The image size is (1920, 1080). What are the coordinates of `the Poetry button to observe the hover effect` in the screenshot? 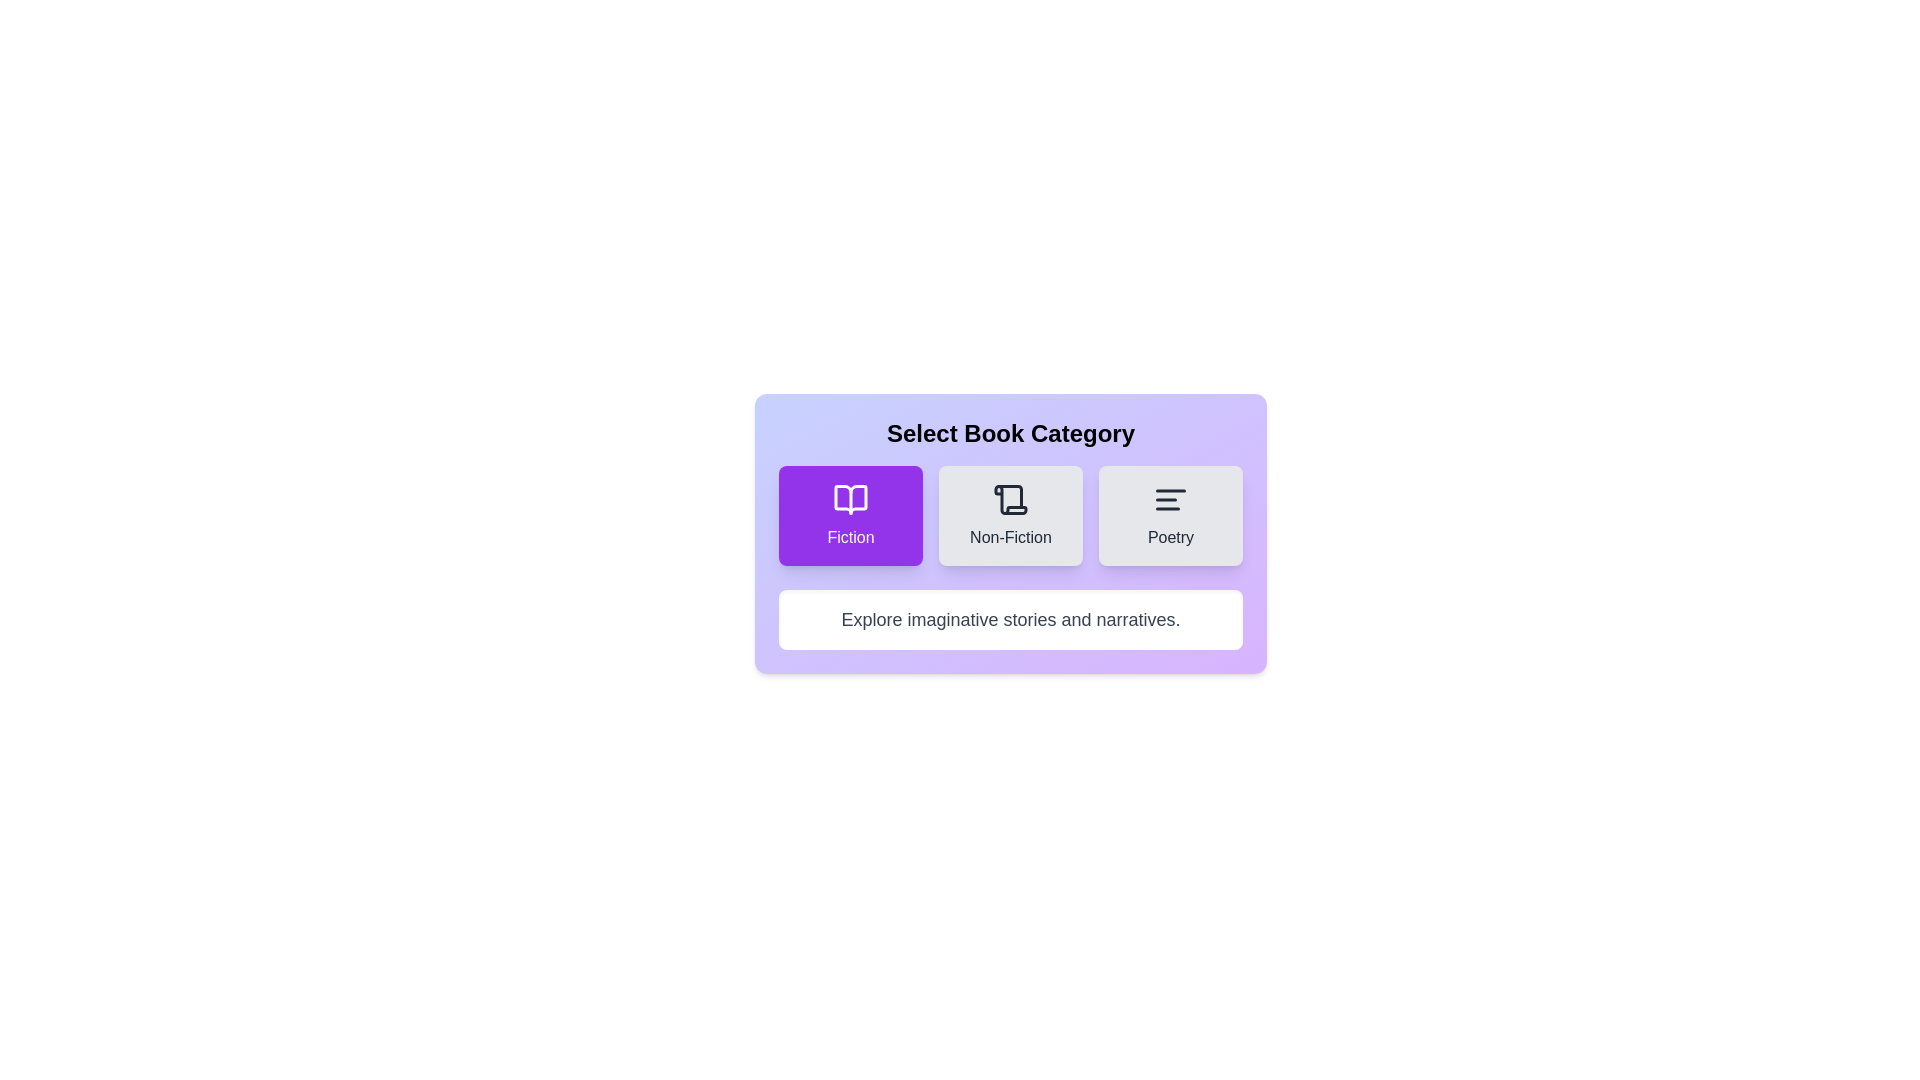 It's located at (1171, 515).